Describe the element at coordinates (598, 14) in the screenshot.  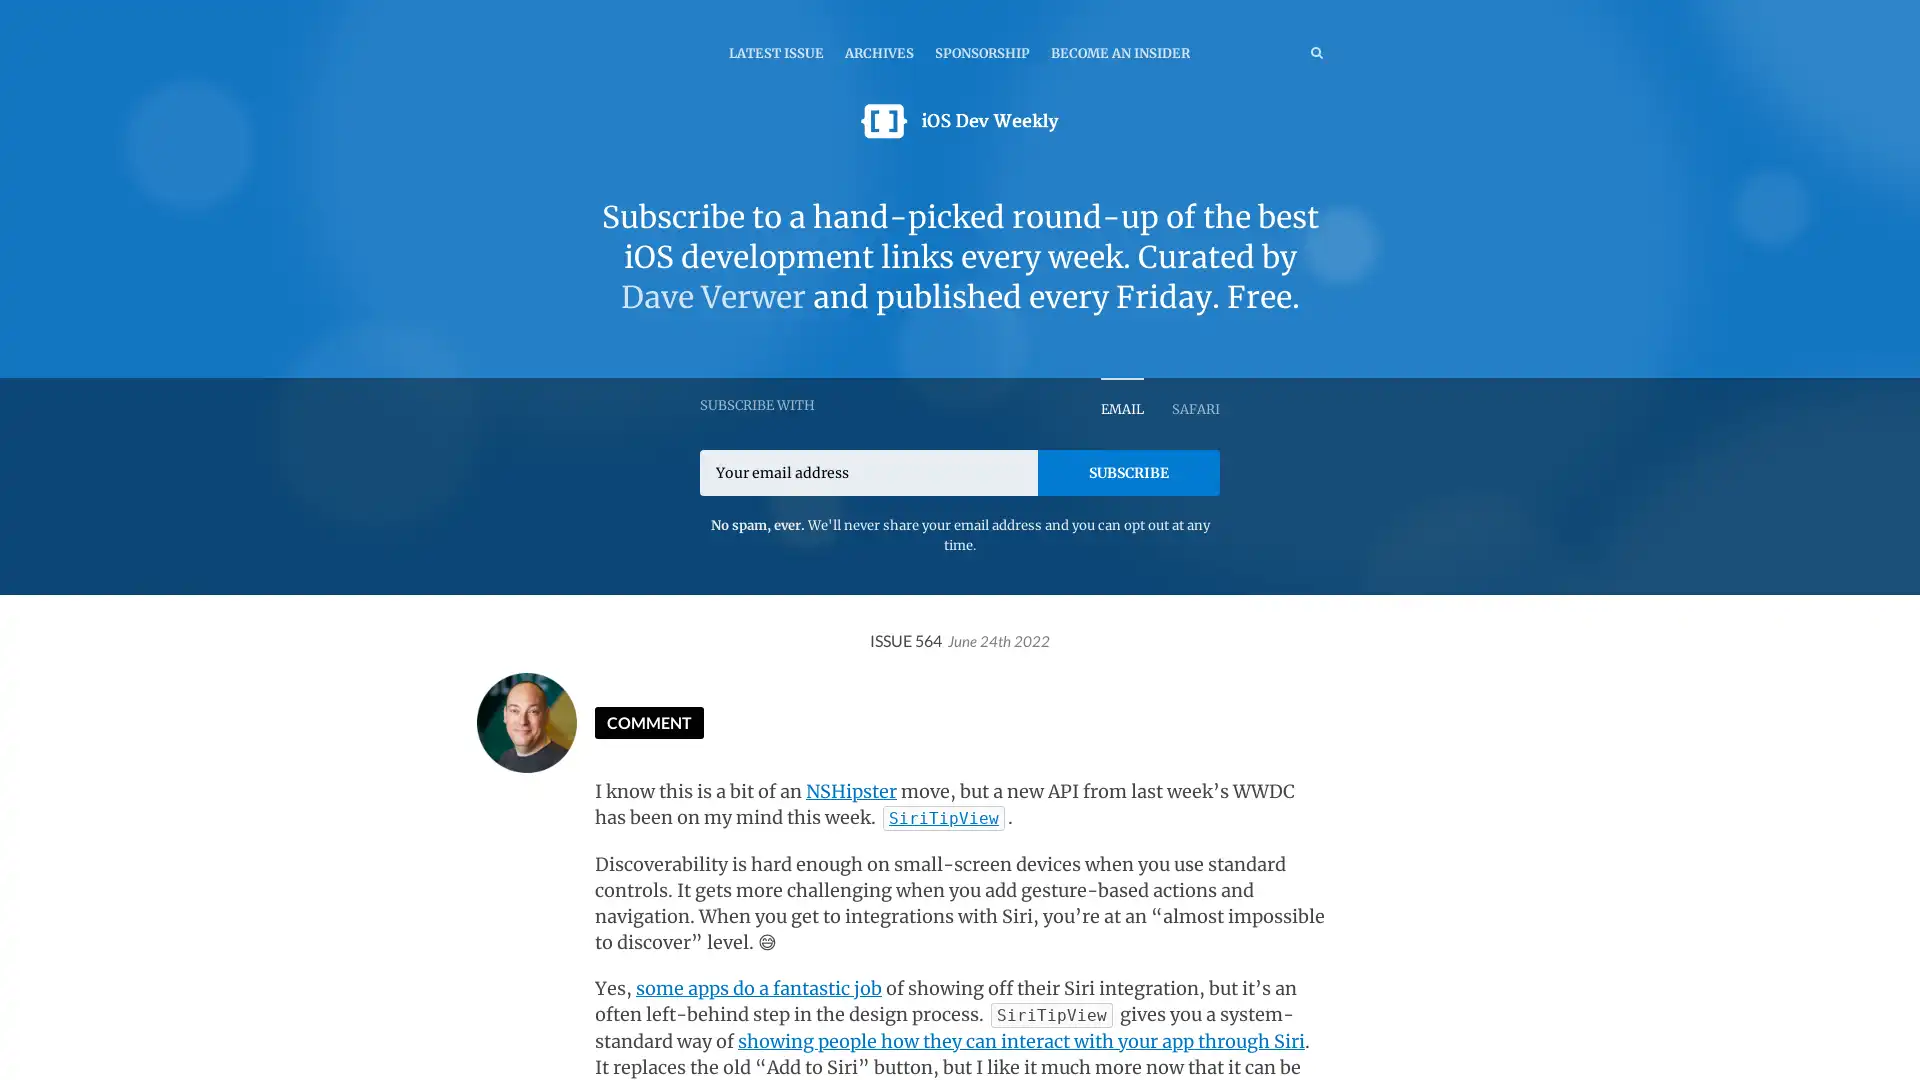
I see `TOGGLE MENU` at that location.